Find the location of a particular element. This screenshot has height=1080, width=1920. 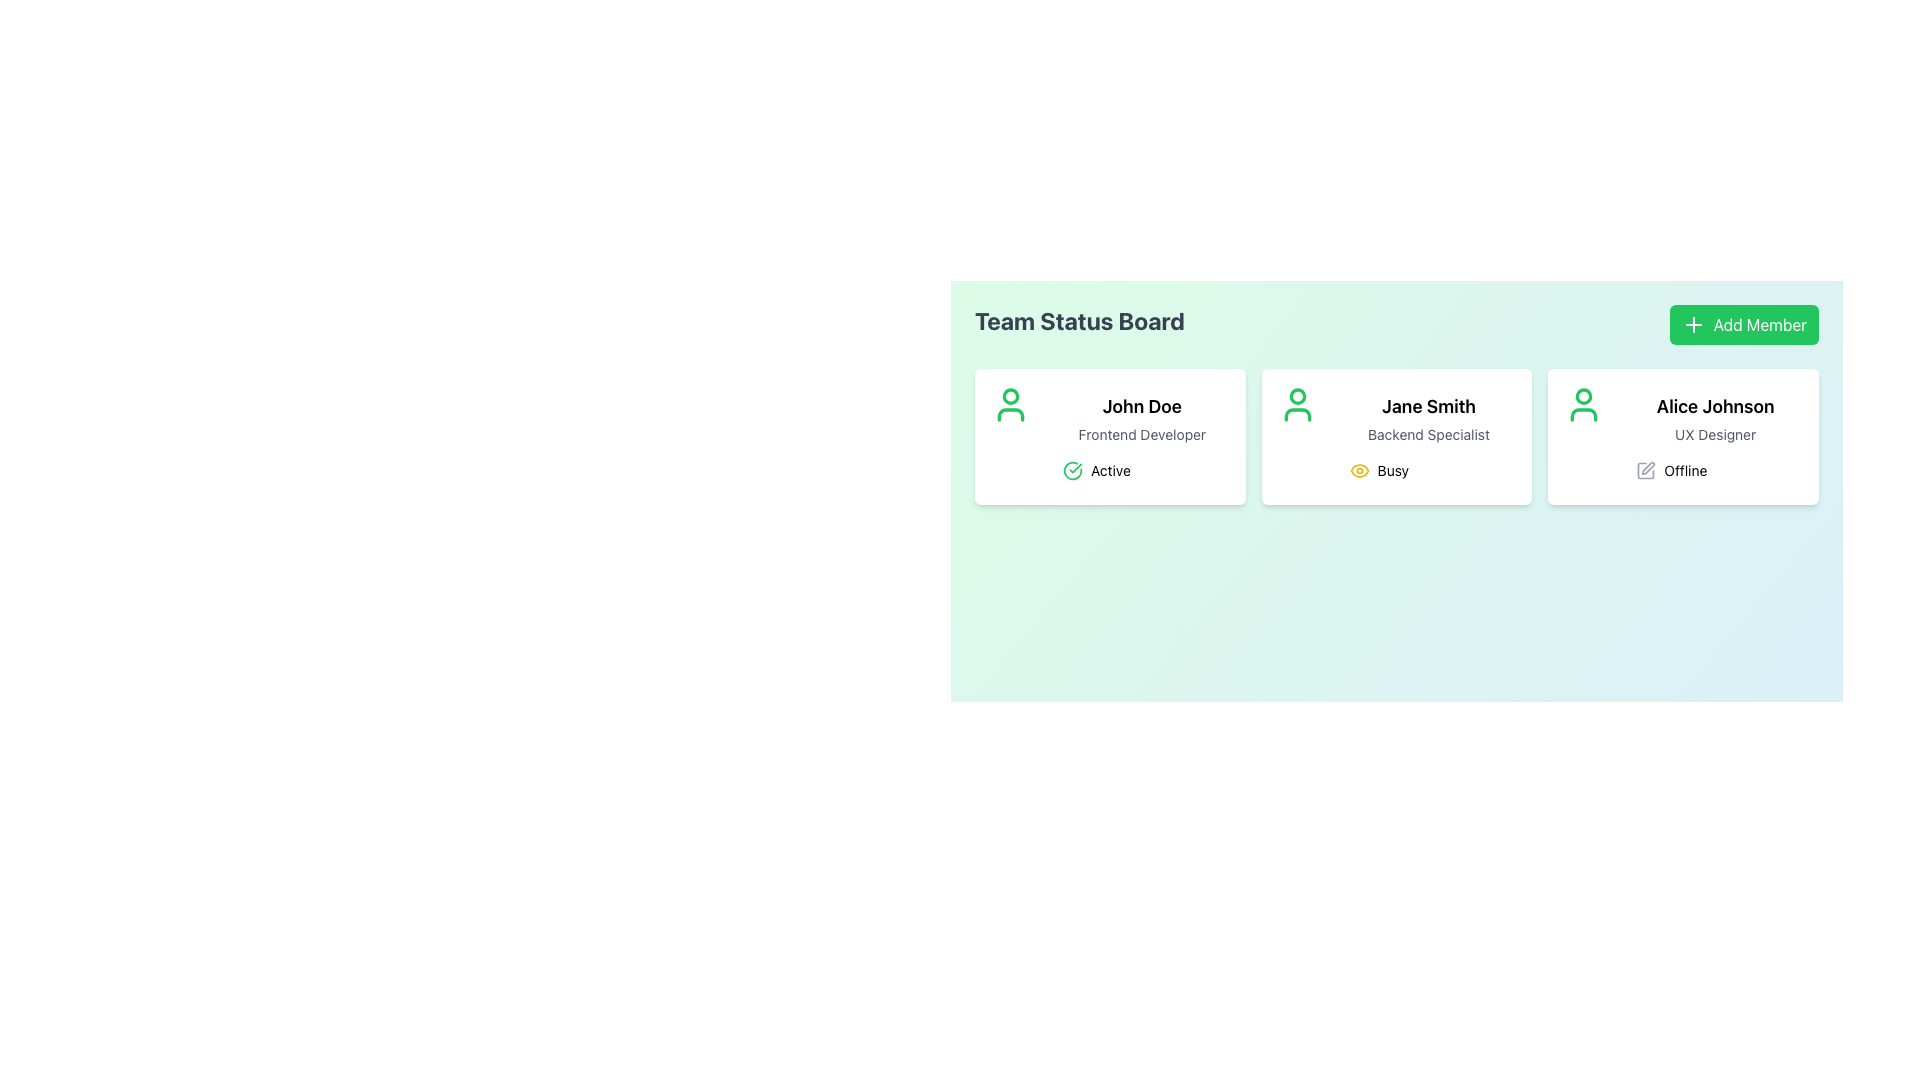

the green circle Status Indicator Icon with a checkmark inside, located next to the 'Active' label in the 'John Doe' card layout is located at coordinates (1072, 470).